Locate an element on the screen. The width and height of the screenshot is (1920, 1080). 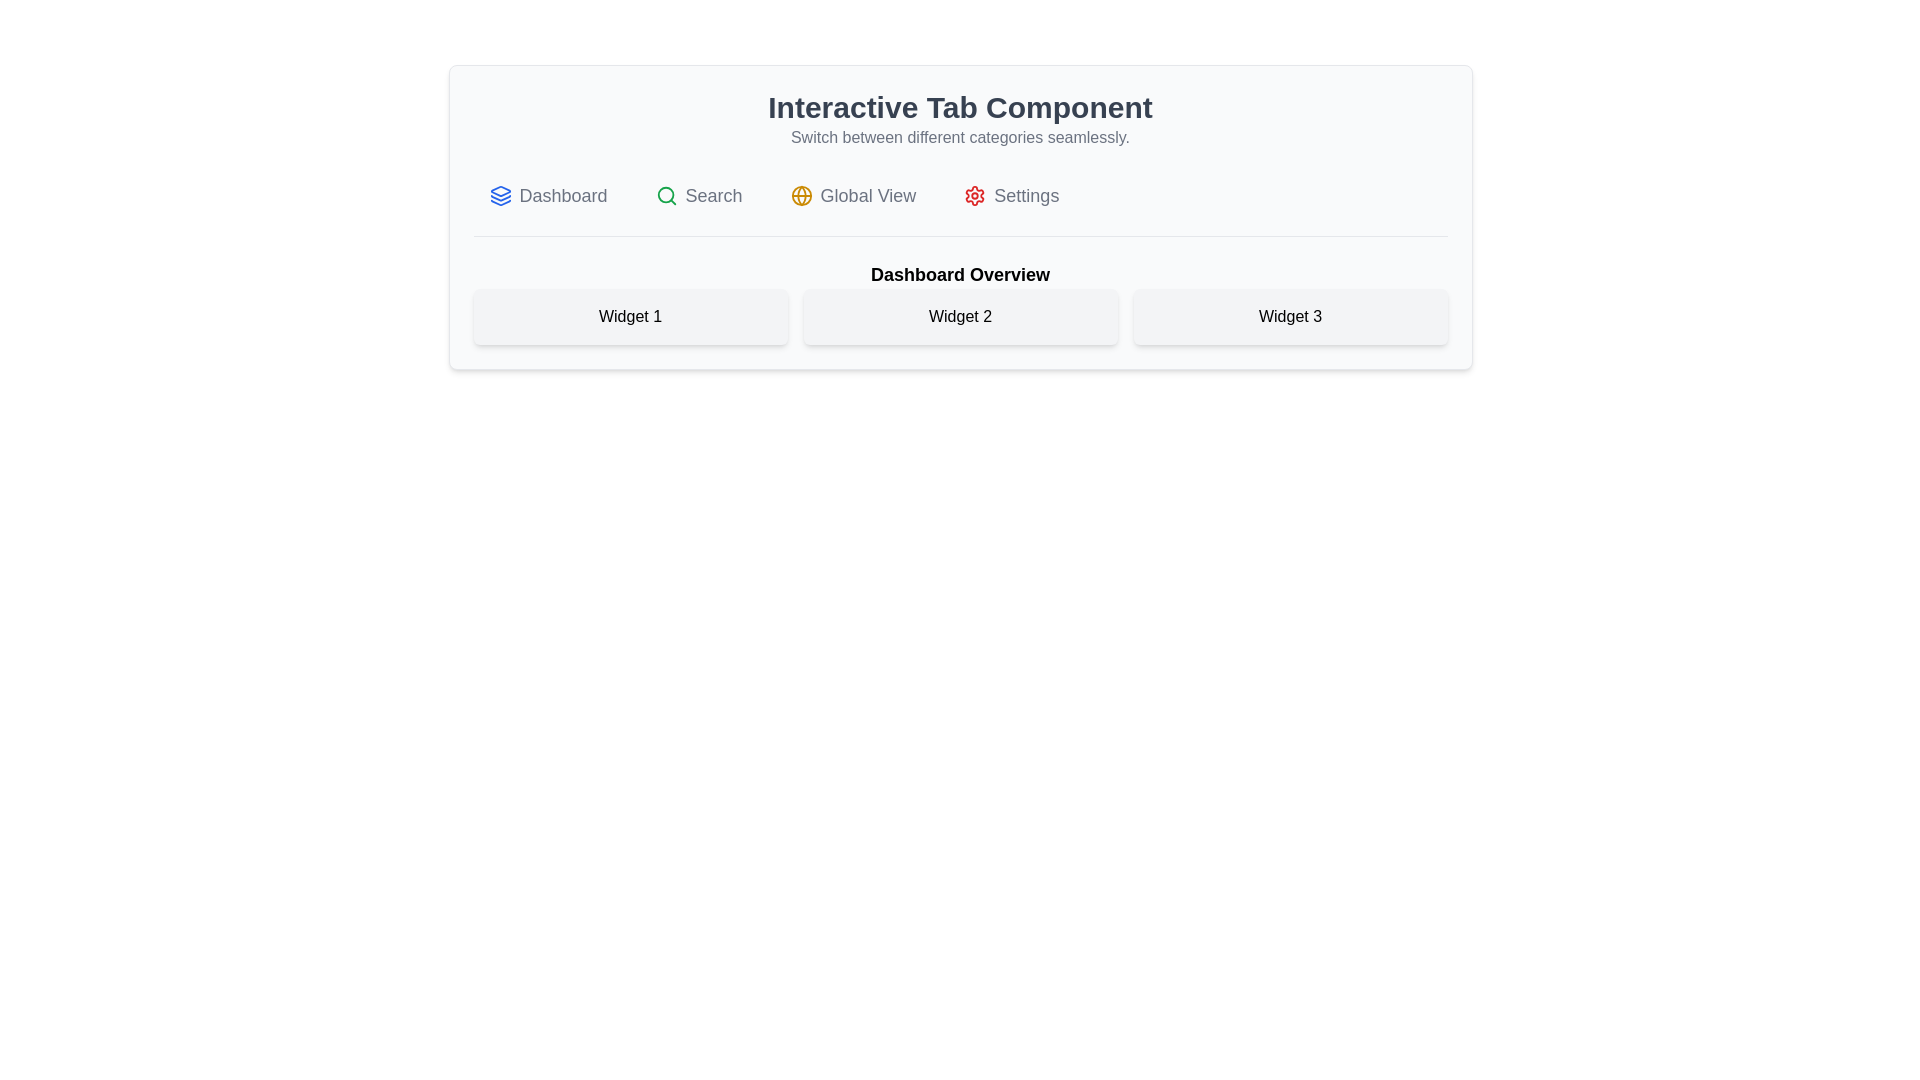
the third tab in the navigation menu, which serves to switch to the 'Global View' category, located between the 'Search' and 'Settings' tabs is located at coordinates (853, 196).